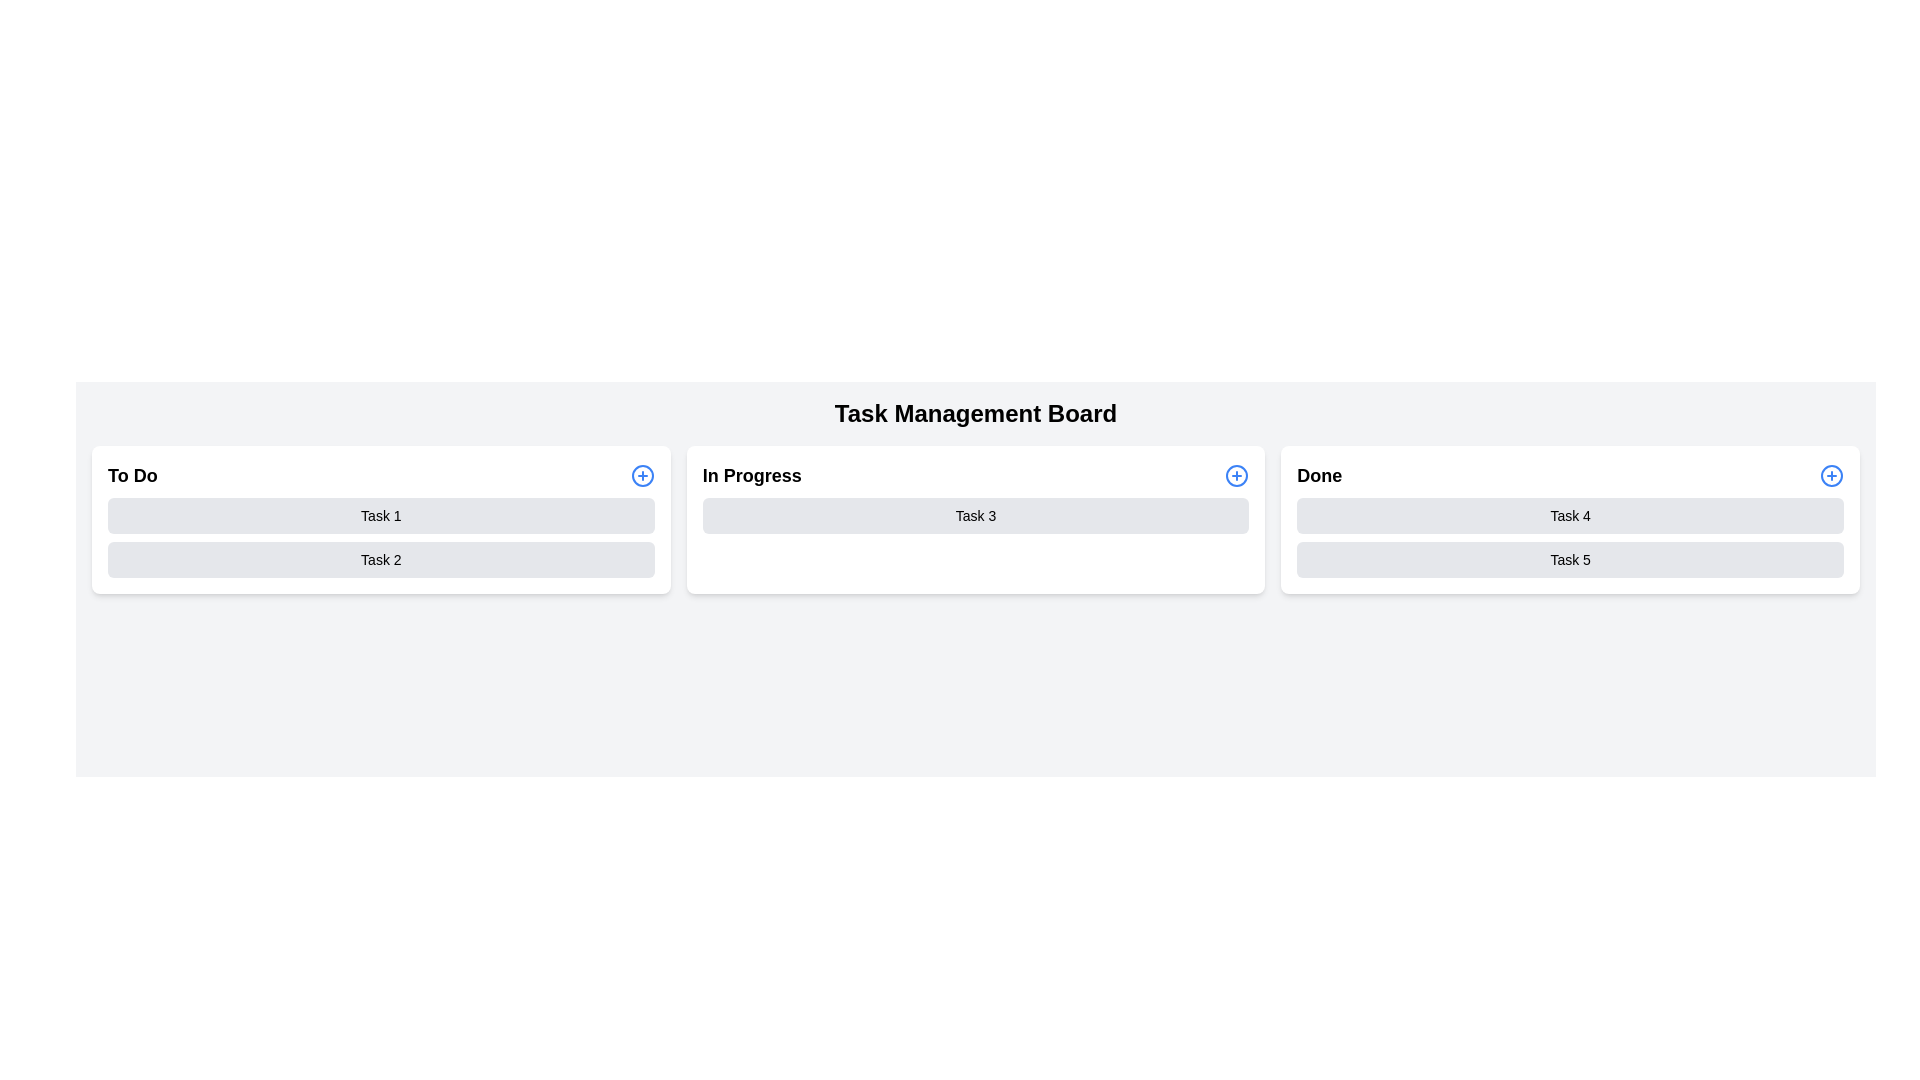 This screenshot has height=1080, width=1920. I want to click on the circular button with a blue border and a blue plus symbol located to the right of the 'To Do' column header, so click(642, 475).